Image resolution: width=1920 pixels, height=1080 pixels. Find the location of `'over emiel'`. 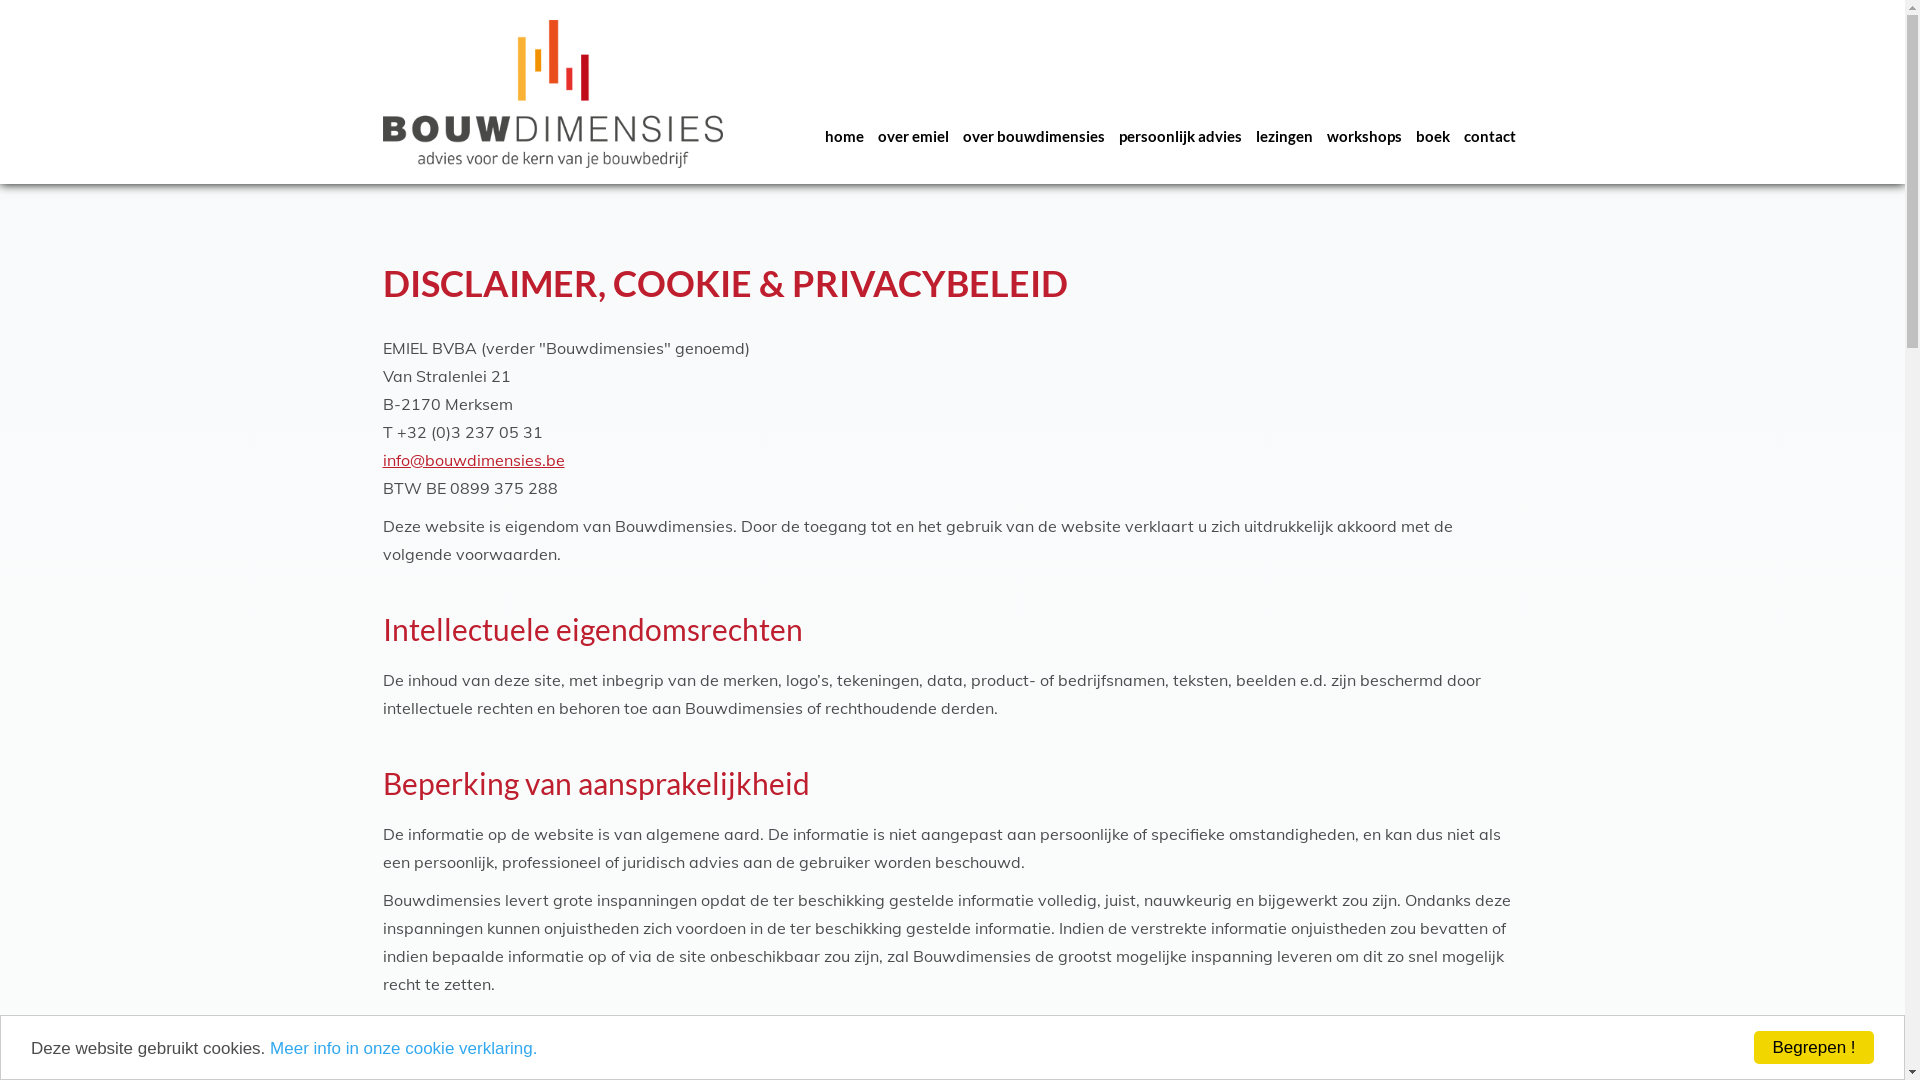

'over emiel' is located at coordinates (911, 134).